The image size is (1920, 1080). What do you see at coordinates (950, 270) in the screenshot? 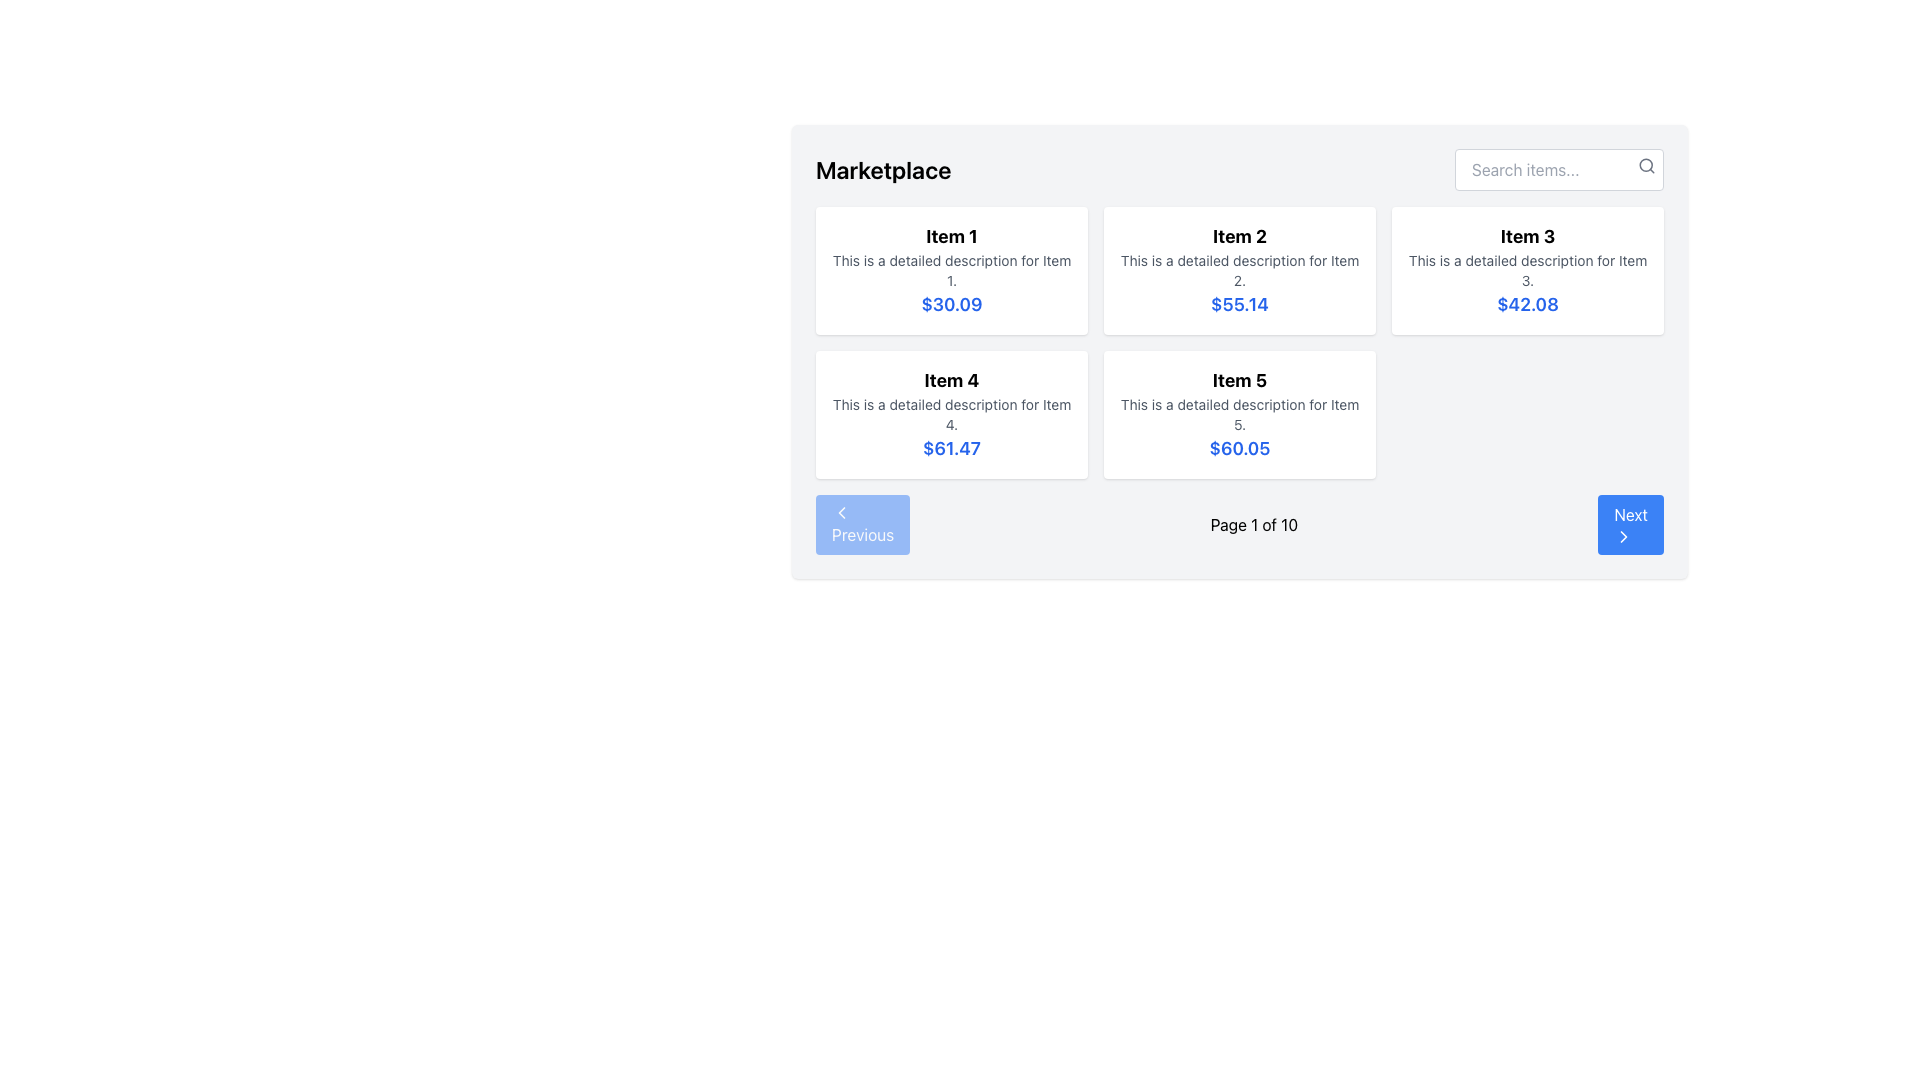
I see `the text label displaying 'This is a detailed description for Item 1.' which is part of a white rectangular card located in the top left of the grid` at bounding box center [950, 270].